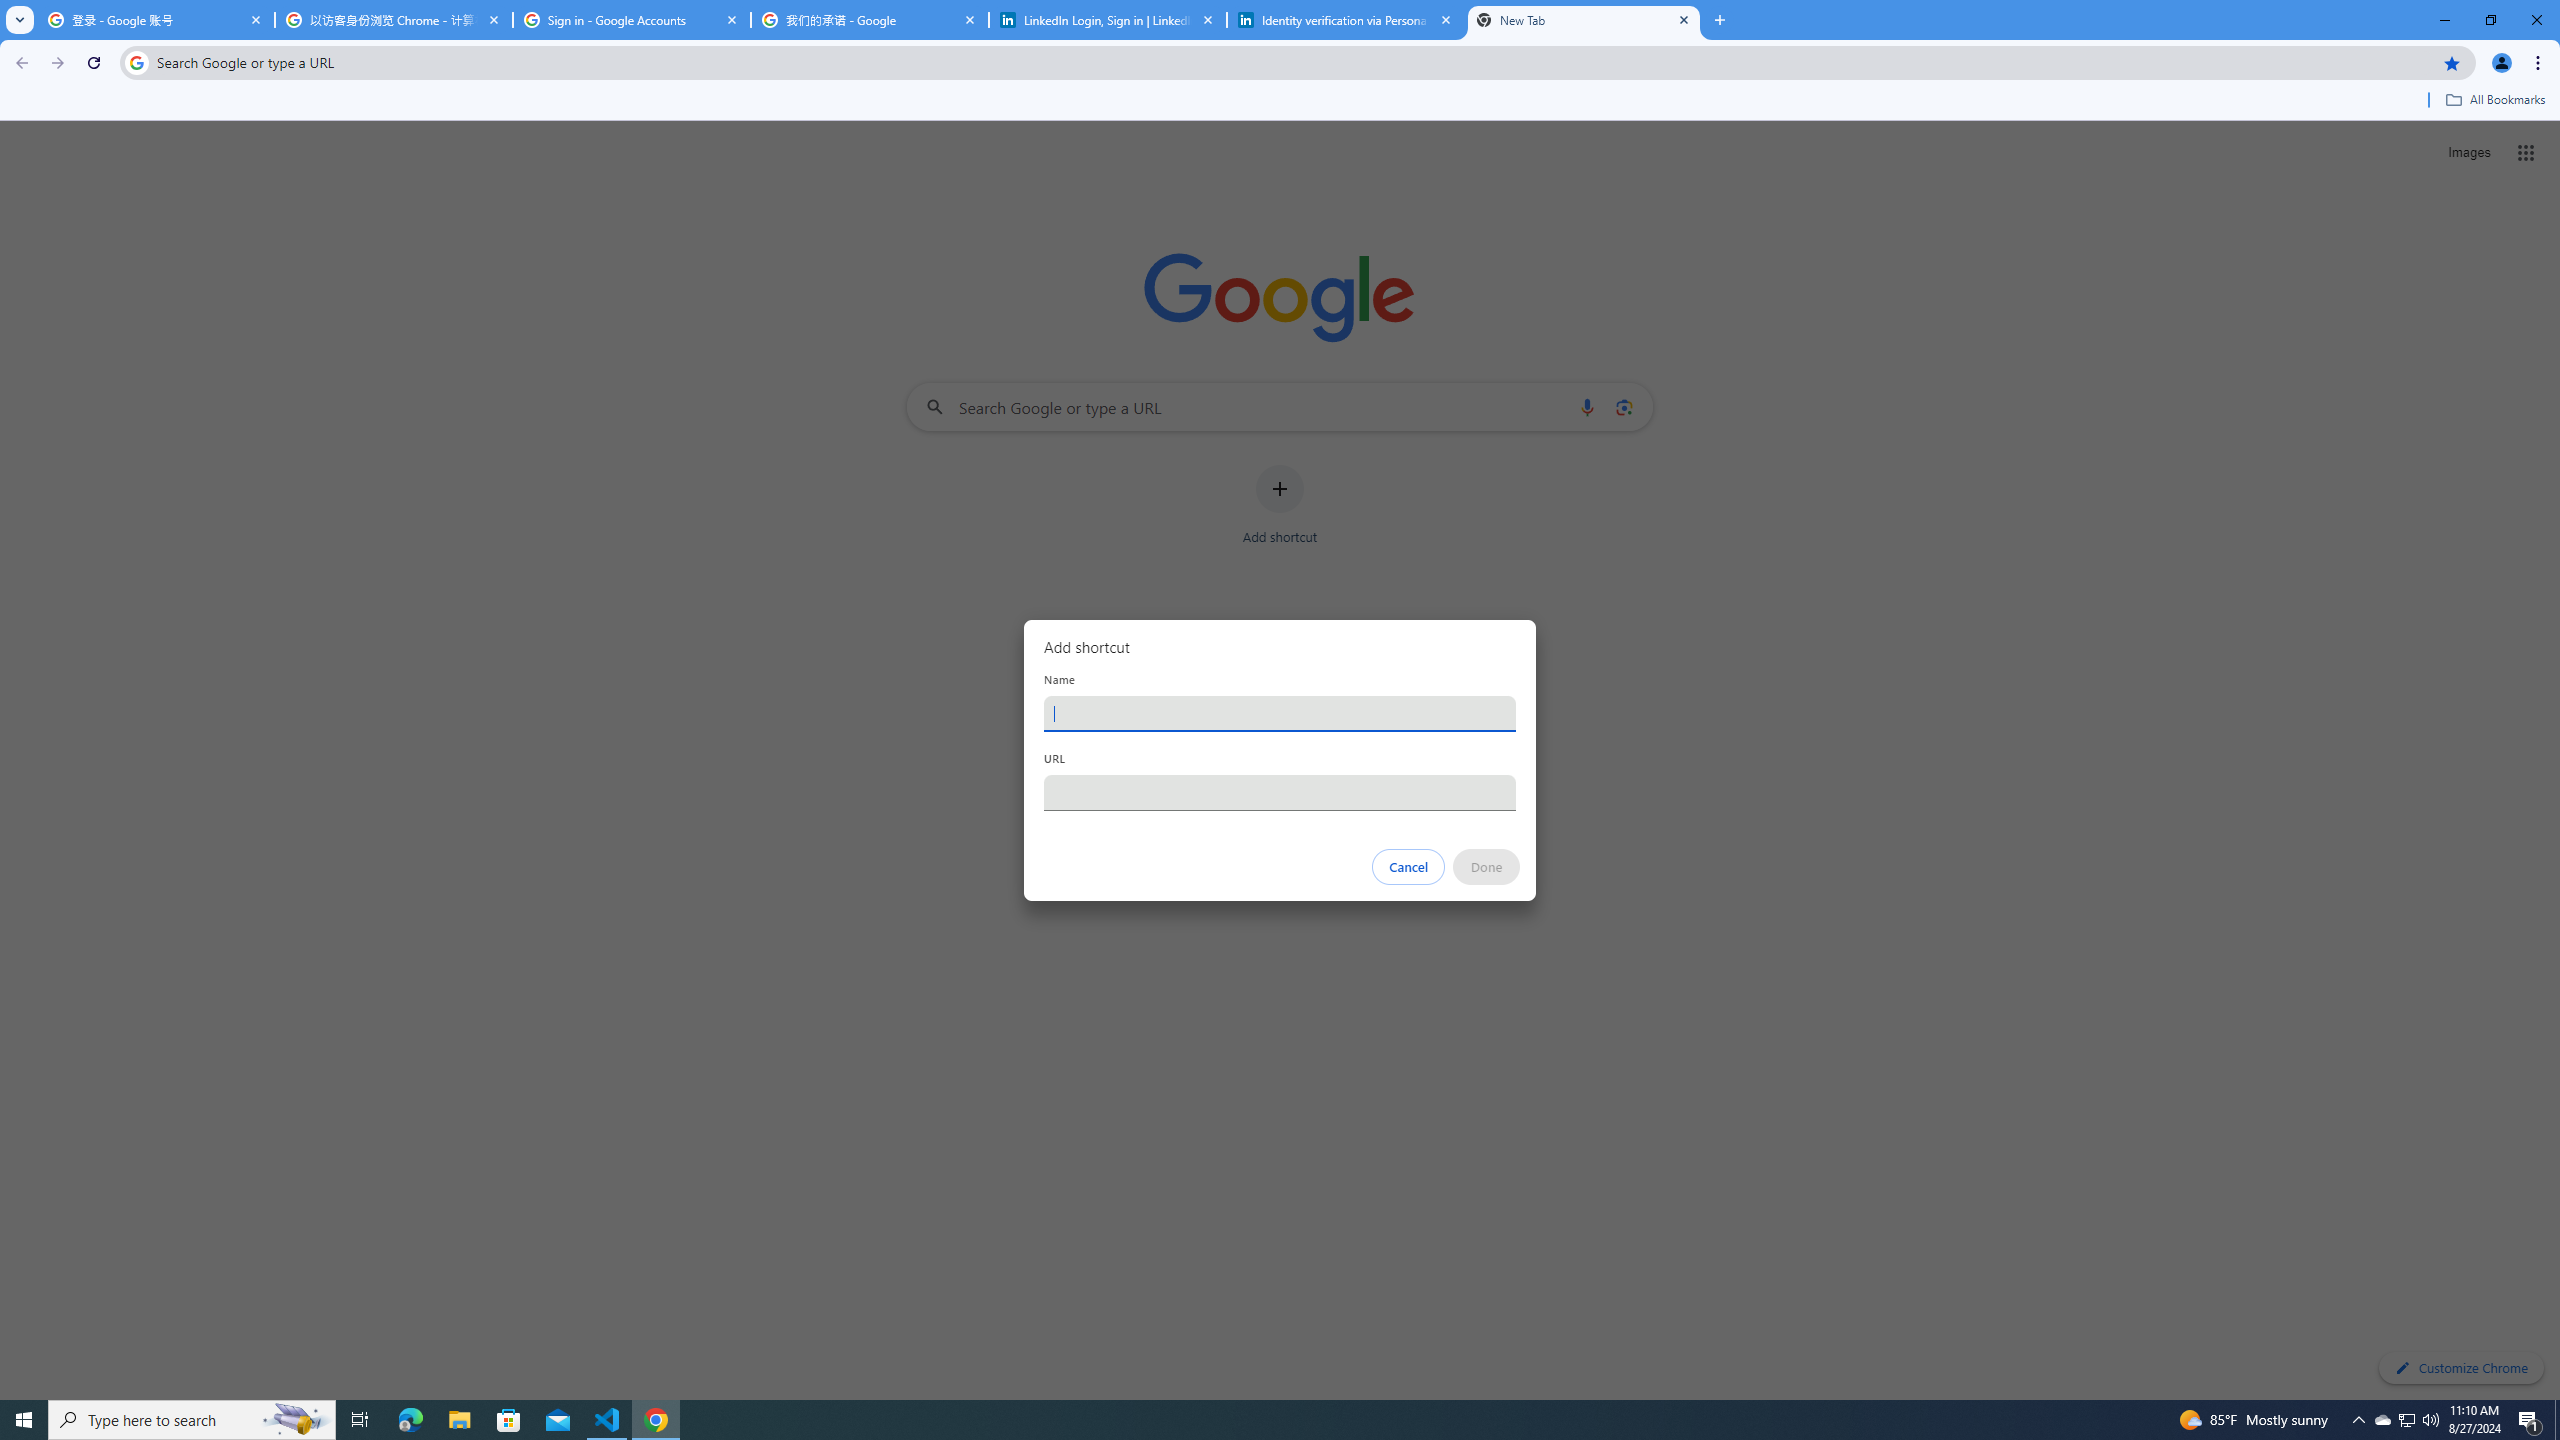 The width and height of the screenshot is (2560, 1440). I want to click on 'New Tab', so click(1583, 19).